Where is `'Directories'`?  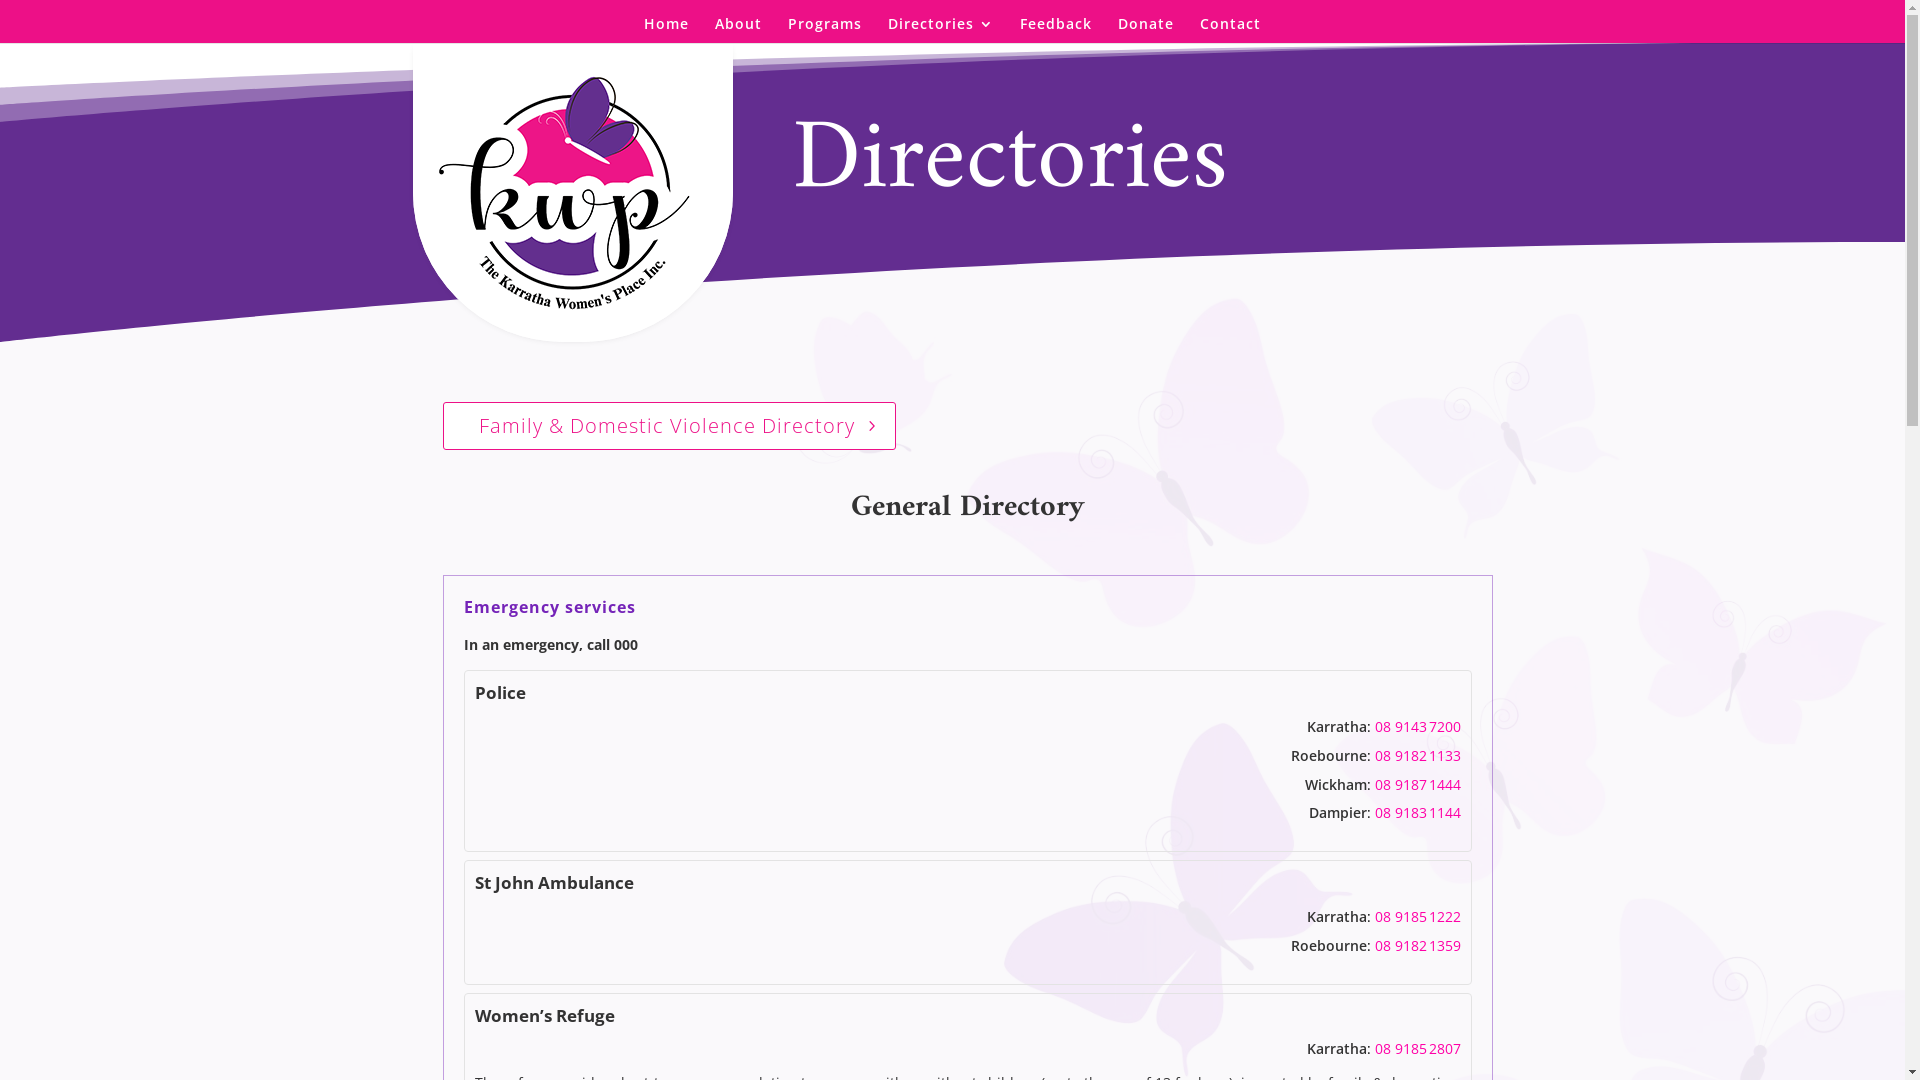 'Directories' is located at coordinates (939, 30).